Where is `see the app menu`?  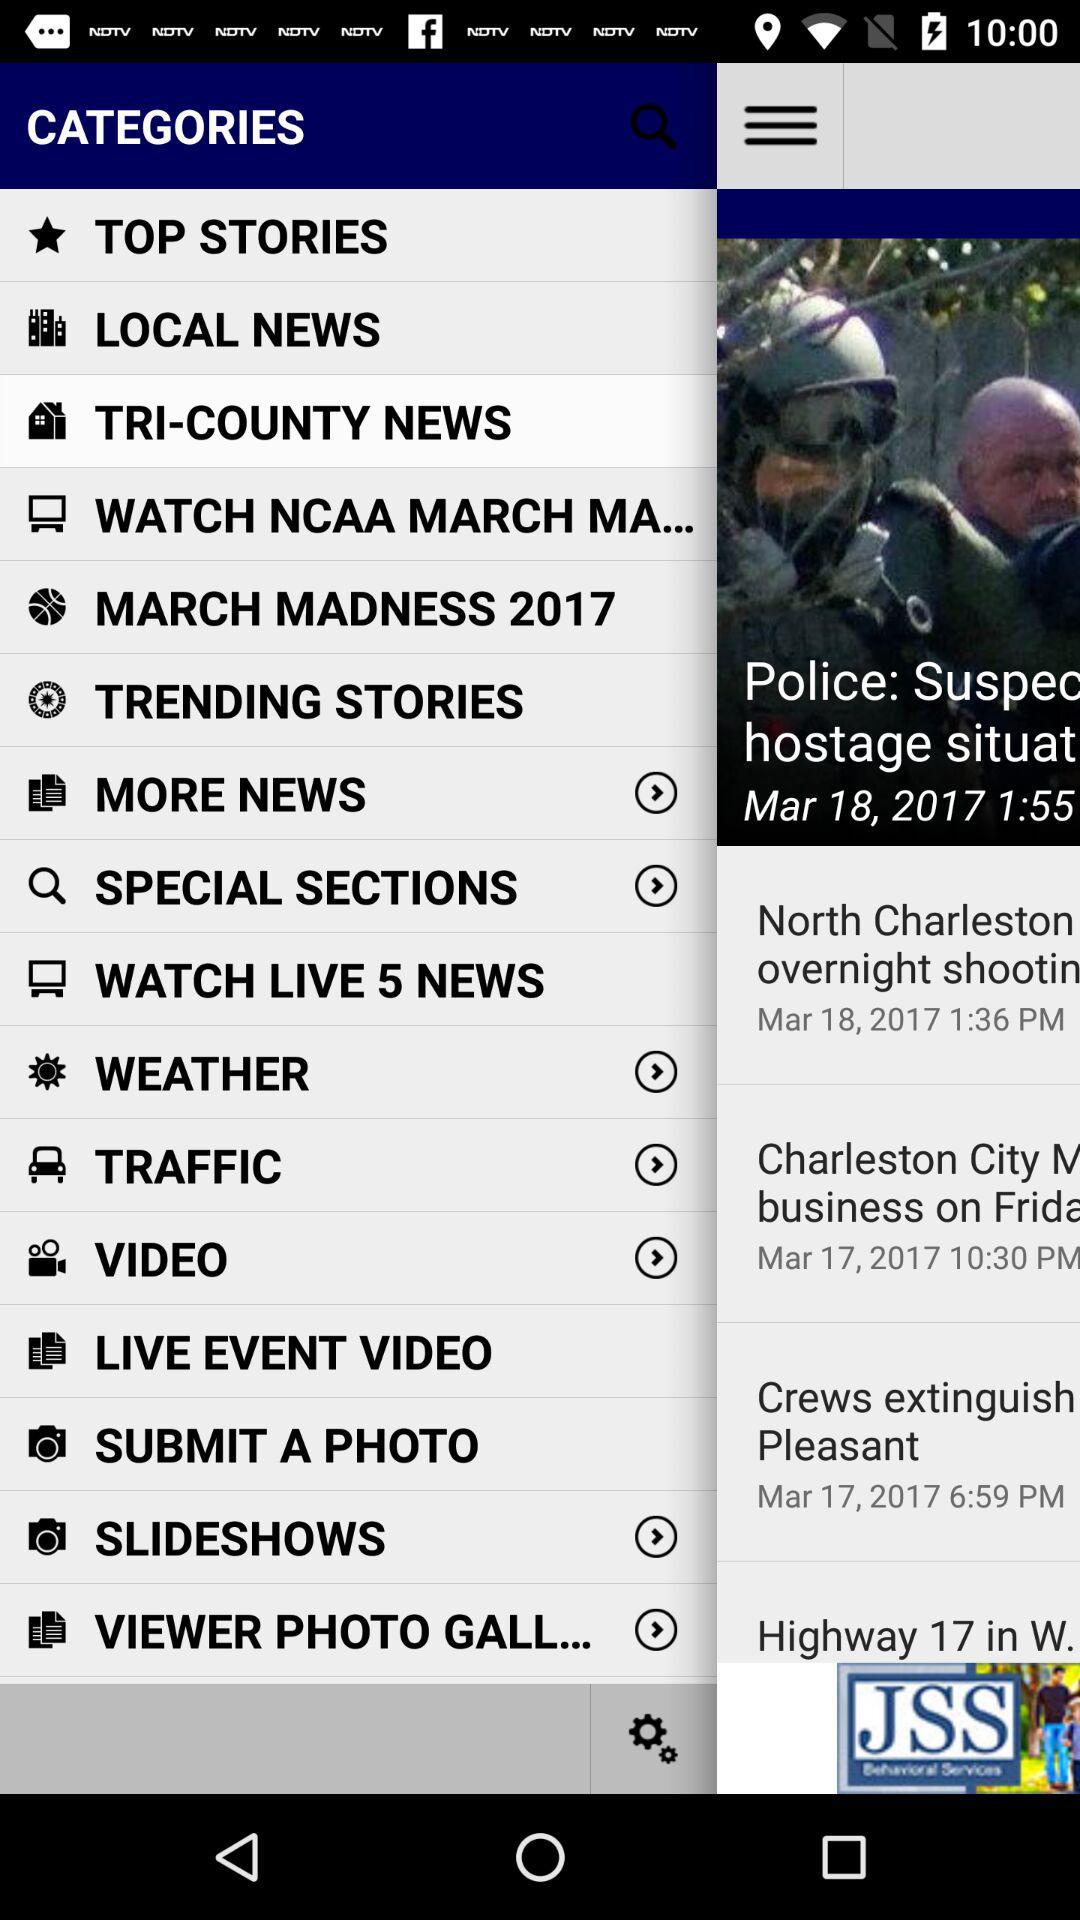
see the app menu is located at coordinates (778, 124).